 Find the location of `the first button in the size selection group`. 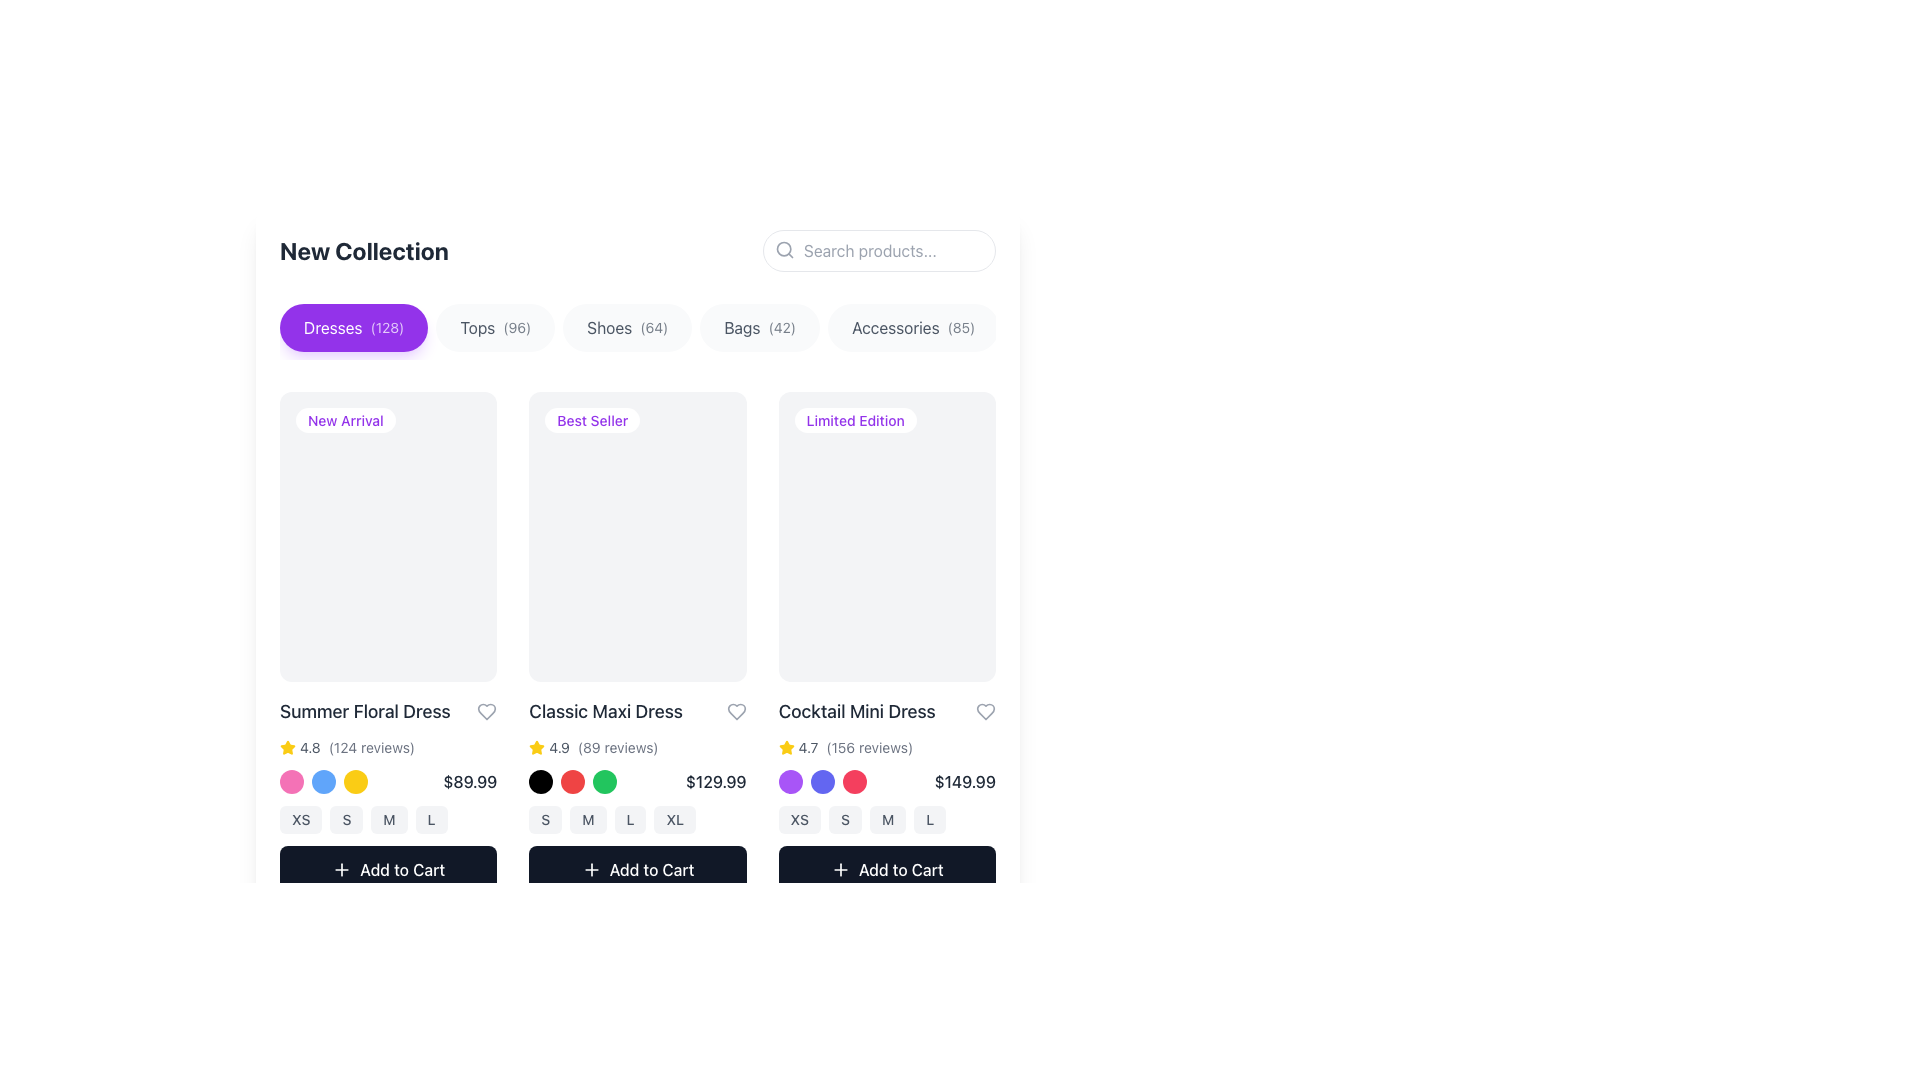

the first button in the size selection group is located at coordinates (798, 819).